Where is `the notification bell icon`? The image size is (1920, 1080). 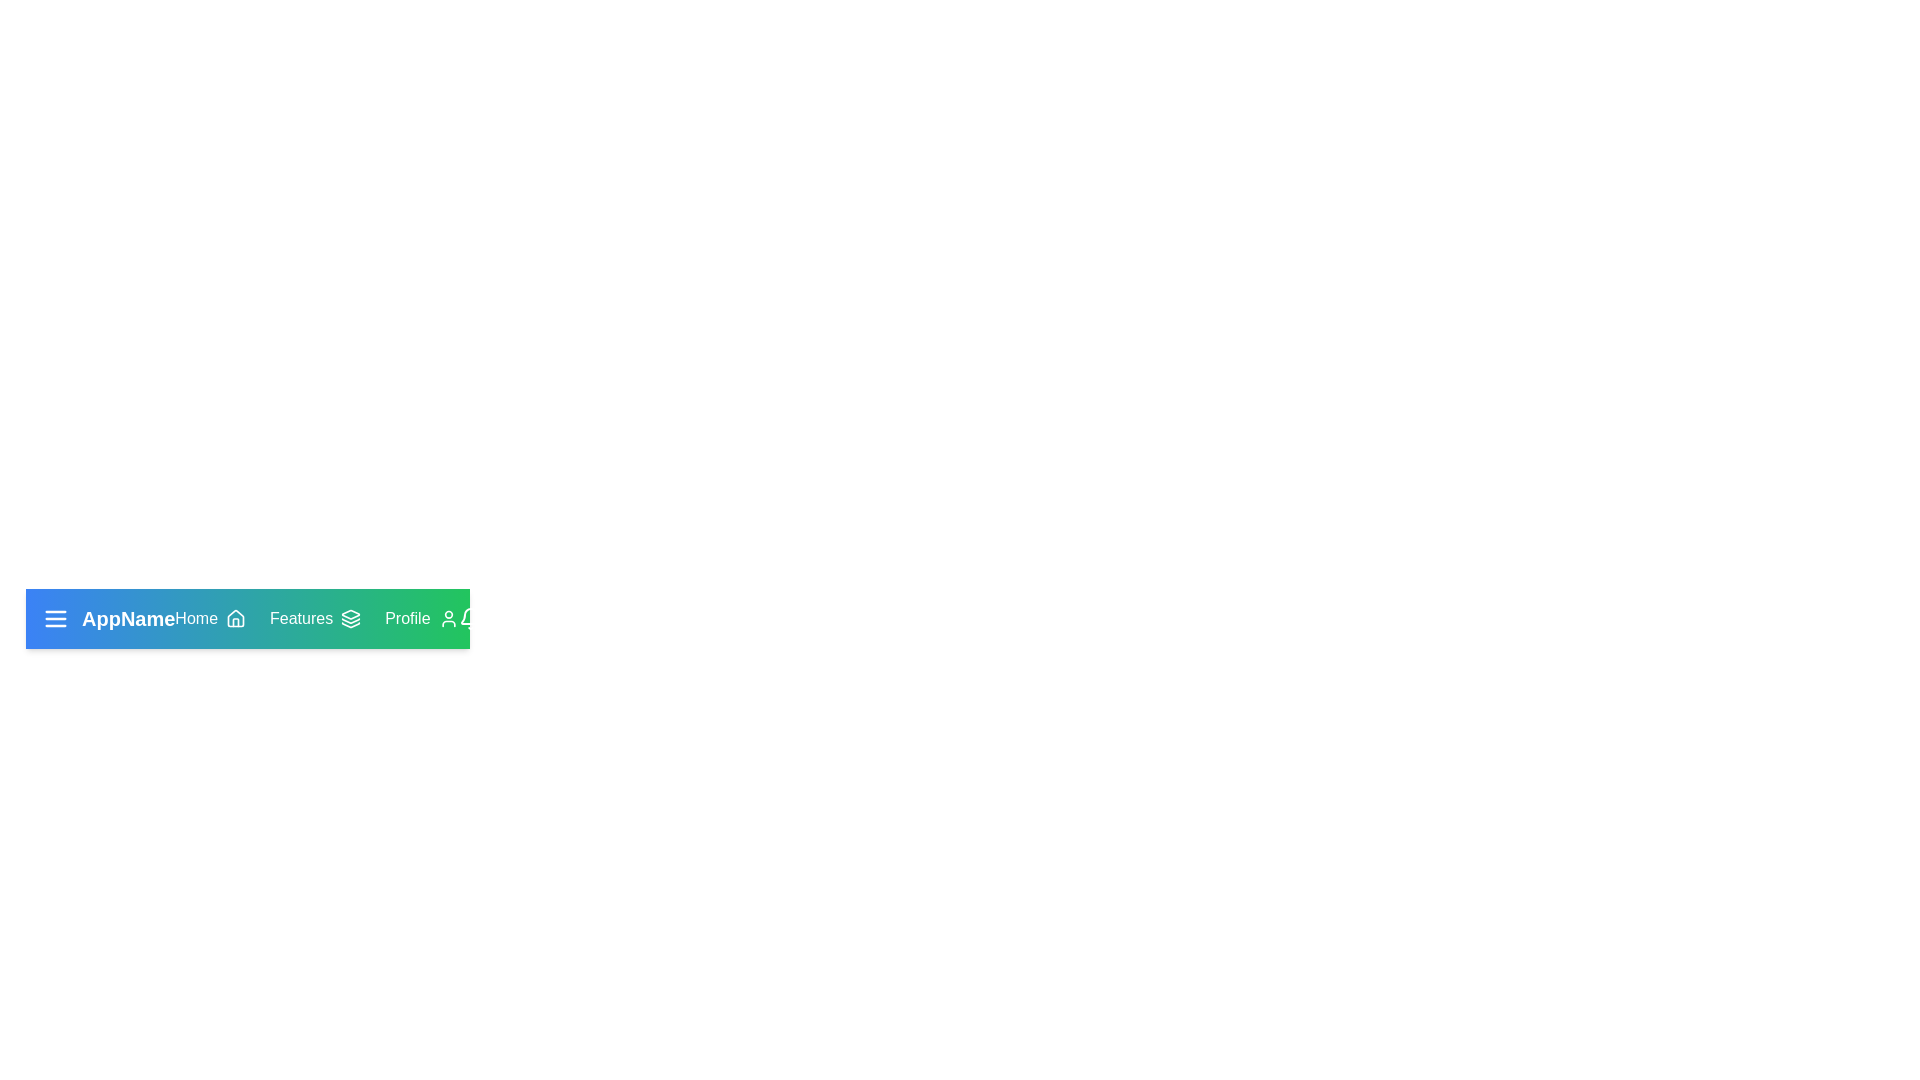
the notification bell icon is located at coordinates (469, 617).